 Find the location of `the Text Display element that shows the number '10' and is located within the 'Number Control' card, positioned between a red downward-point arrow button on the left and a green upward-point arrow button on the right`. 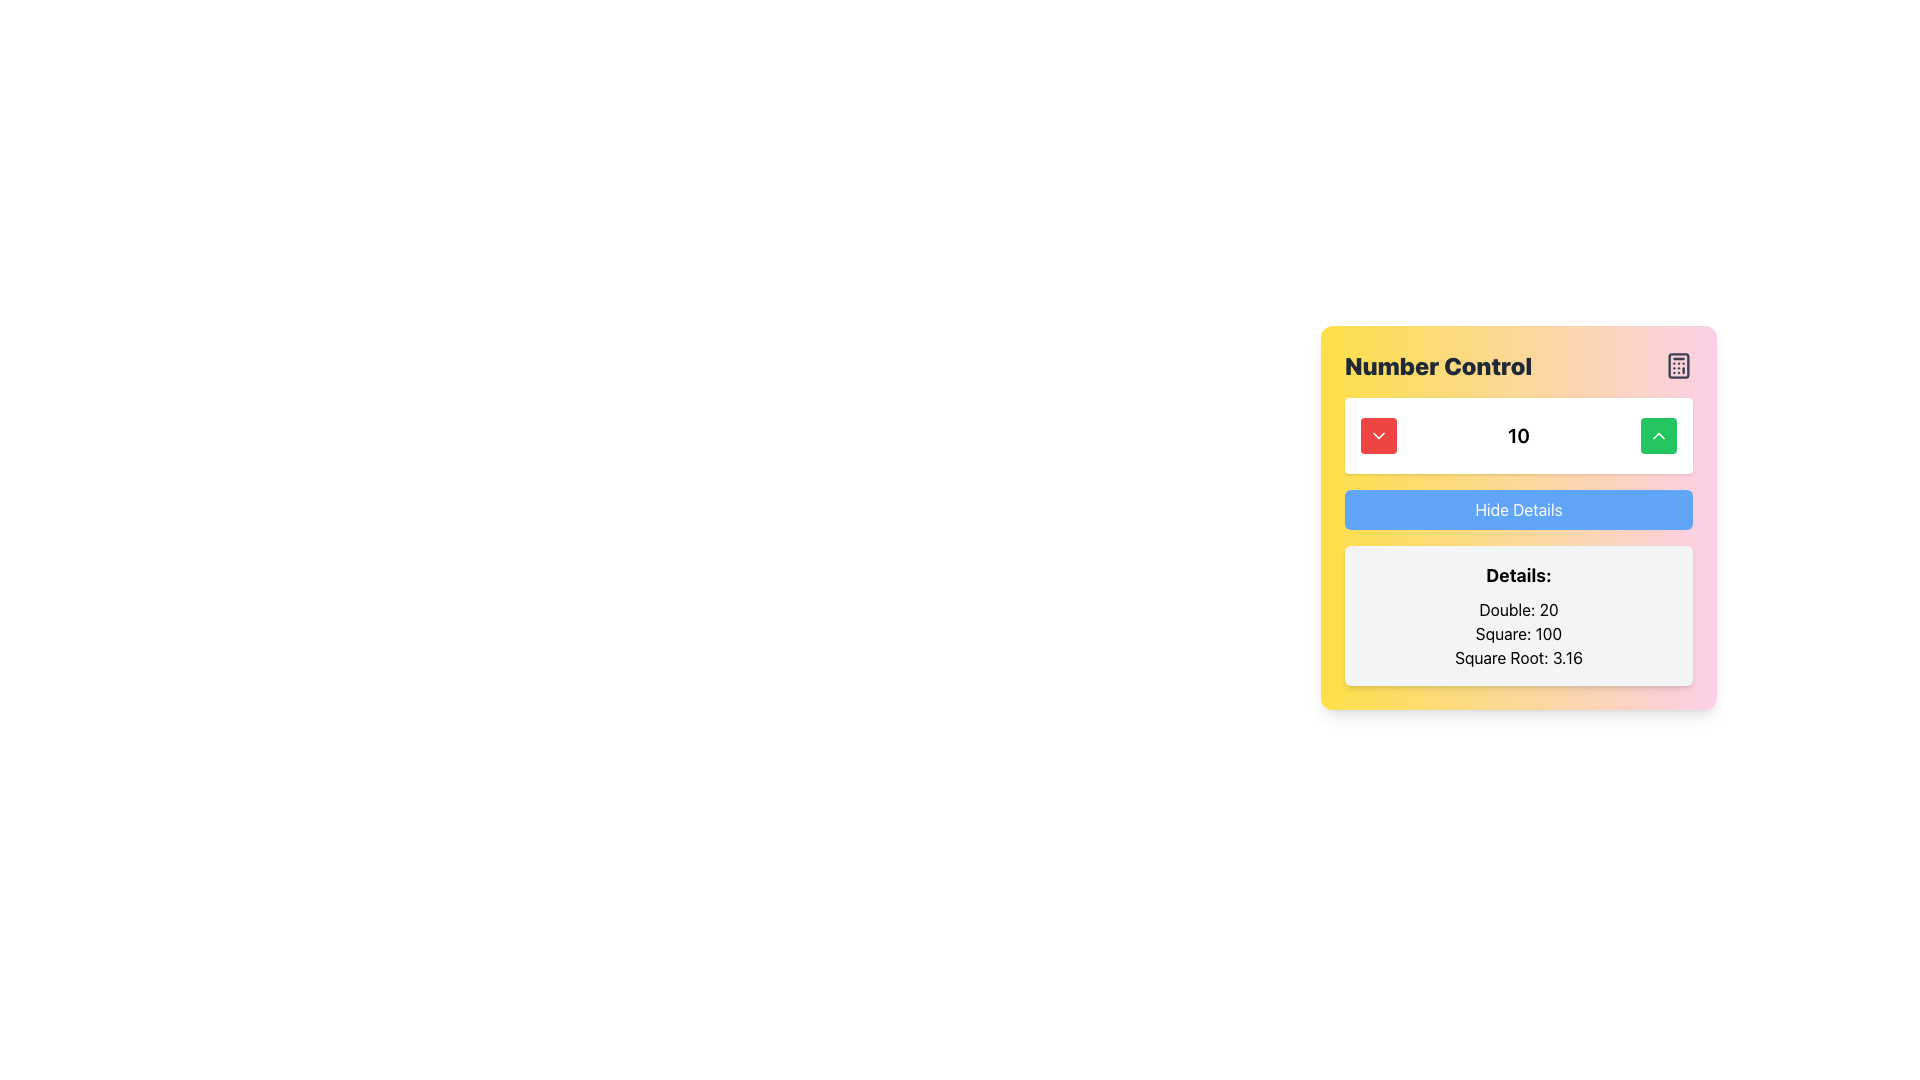

the Text Display element that shows the number '10' and is located within the 'Number Control' card, positioned between a red downward-point arrow button on the left and a green upward-point arrow button on the right is located at coordinates (1518, 434).